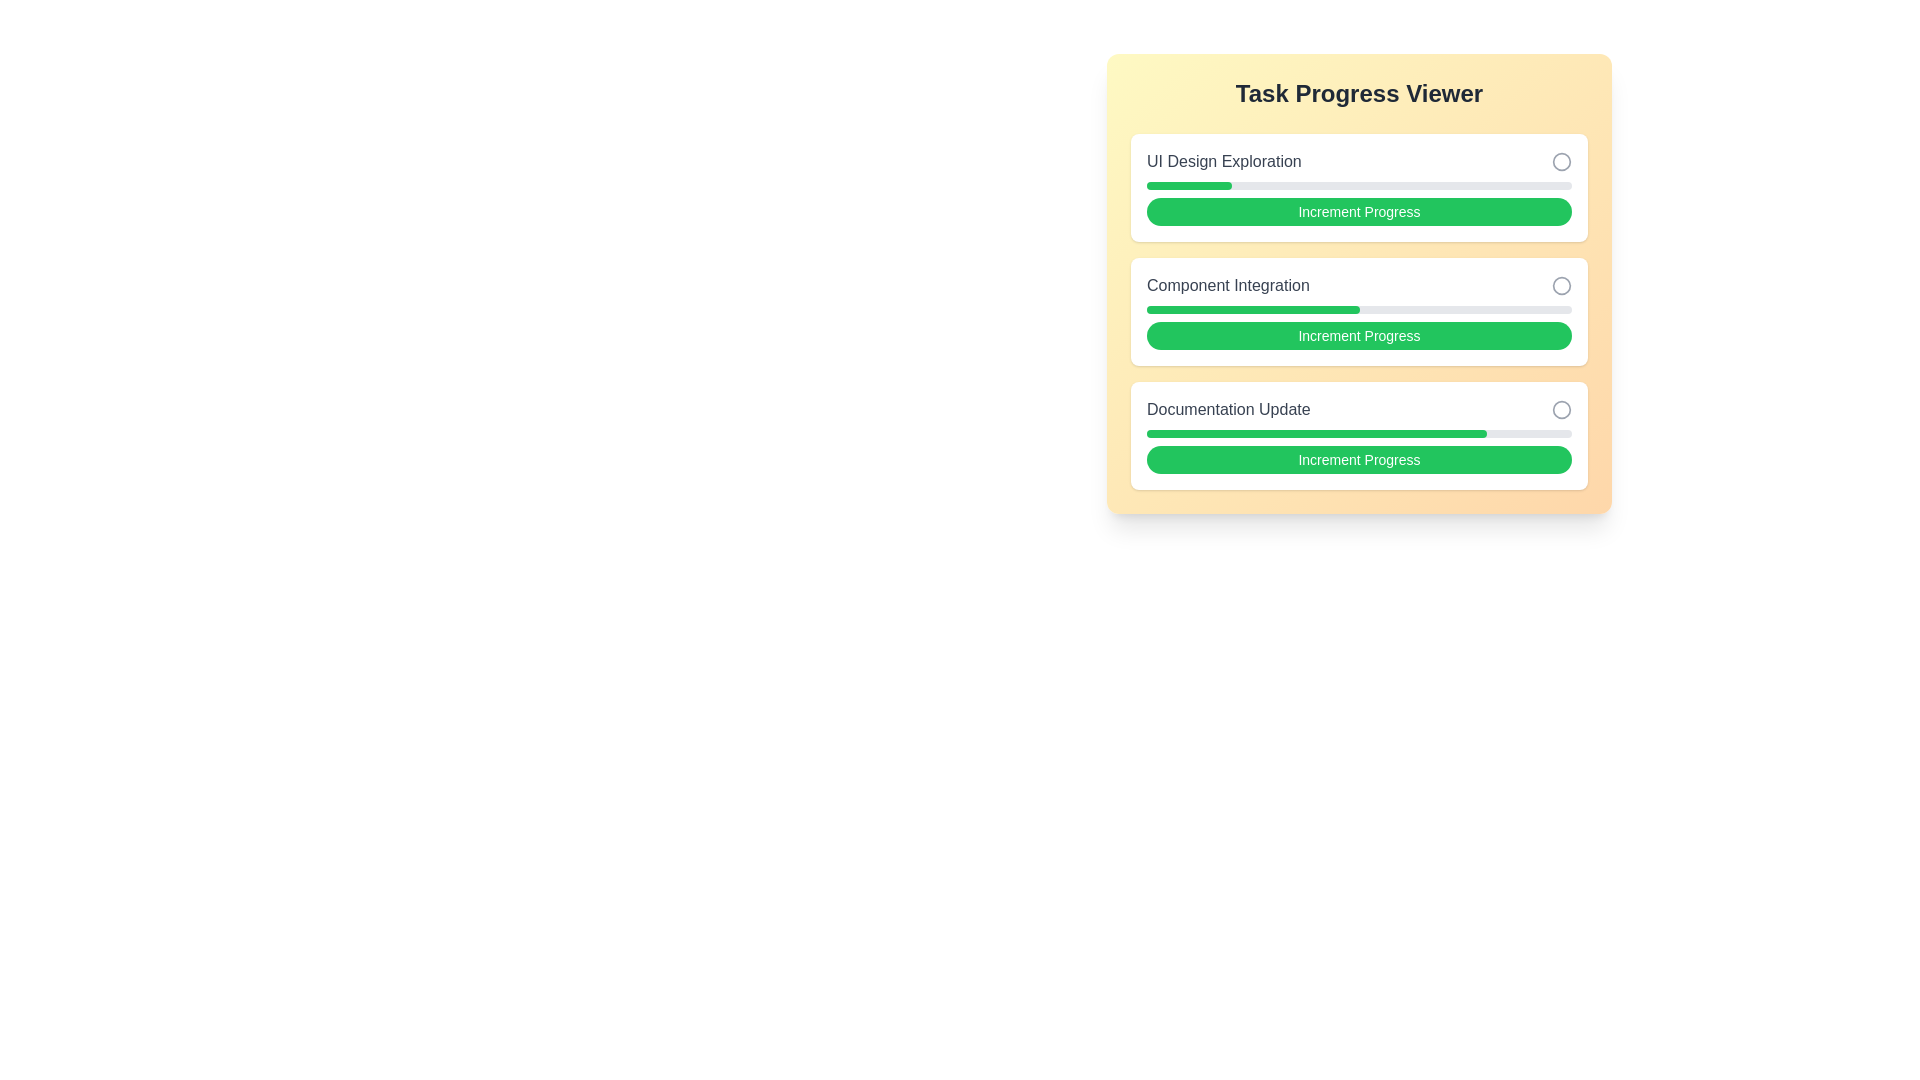  What do you see at coordinates (1227, 408) in the screenshot?
I see `the static text label that serves as the title for the 'Documentation Update' section, positioned above the green progress bar and to the left of a circular icon` at bounding box center [1227, 408].